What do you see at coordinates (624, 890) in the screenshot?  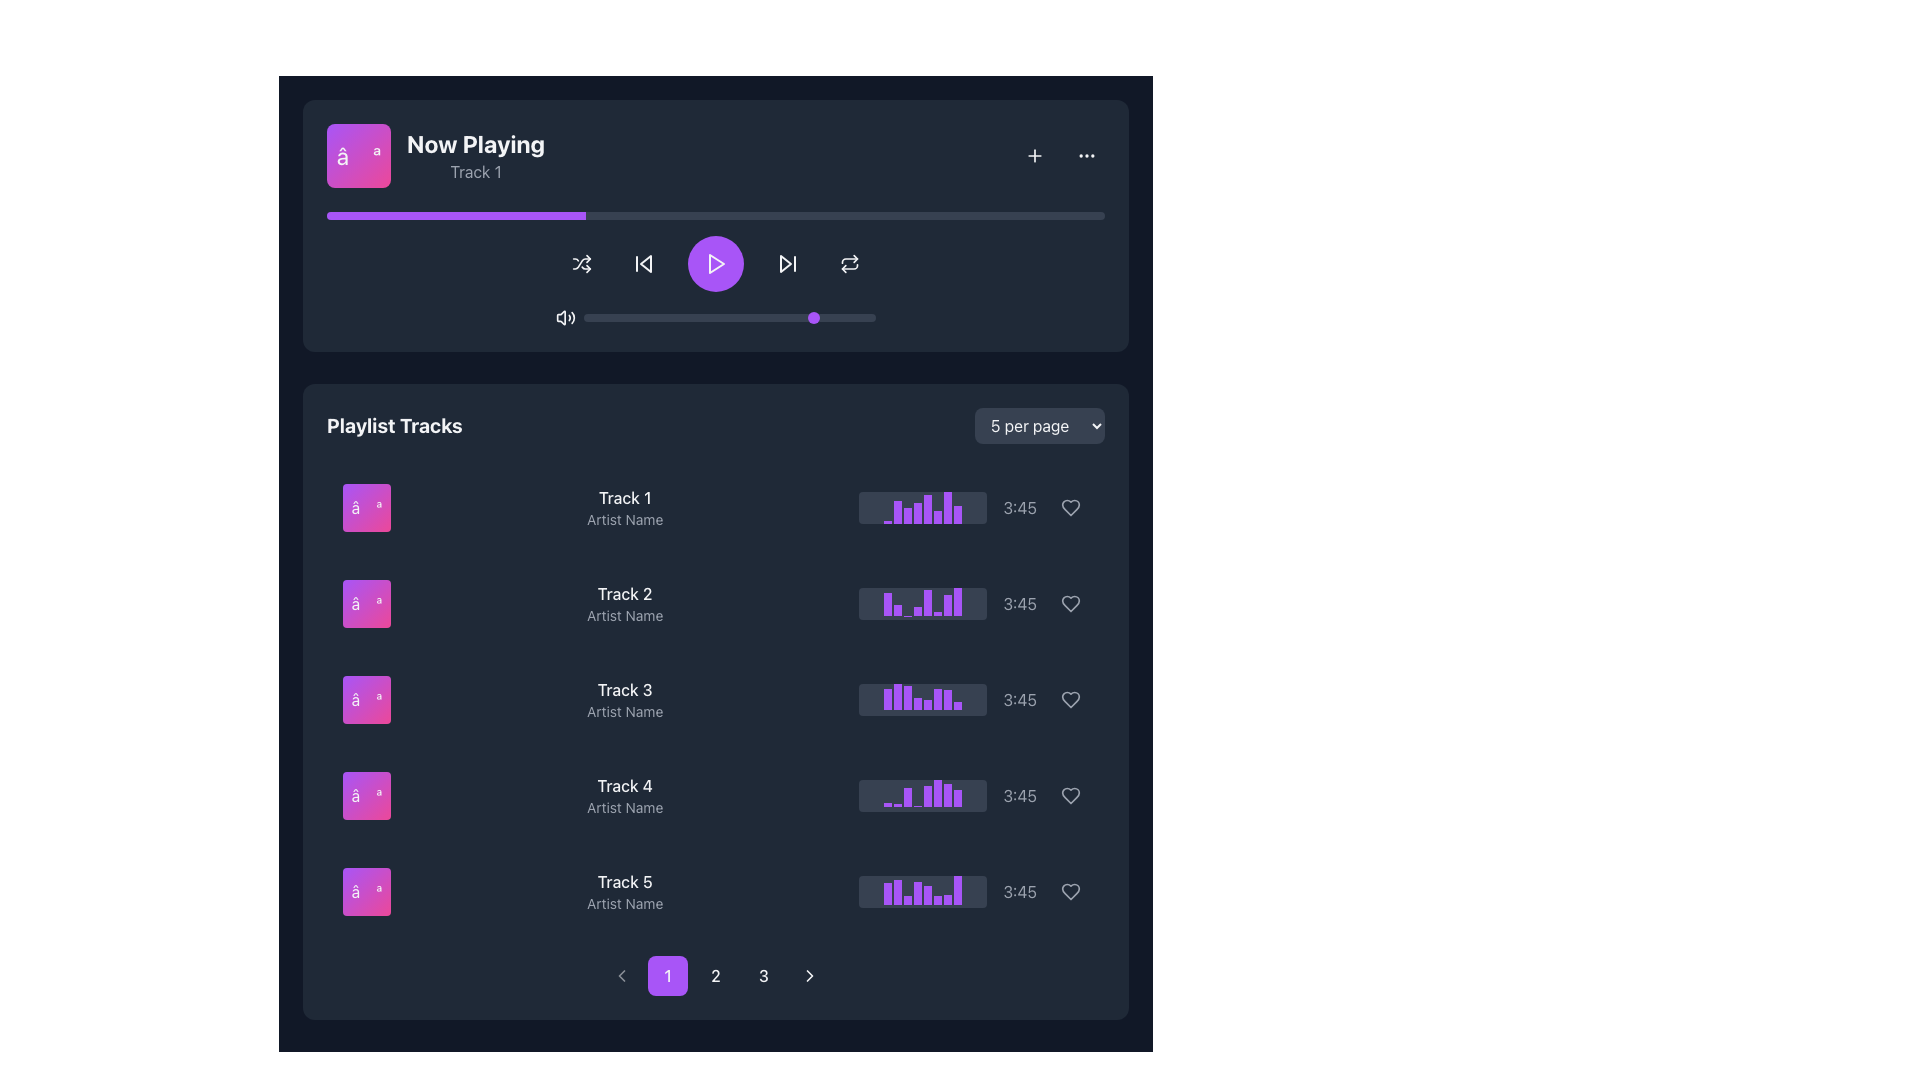 I see `text label displaying the track title 'Track 5' and artist 'Artist Name' located in the fifth row of the playlist section` at bounding box center [624, 890].